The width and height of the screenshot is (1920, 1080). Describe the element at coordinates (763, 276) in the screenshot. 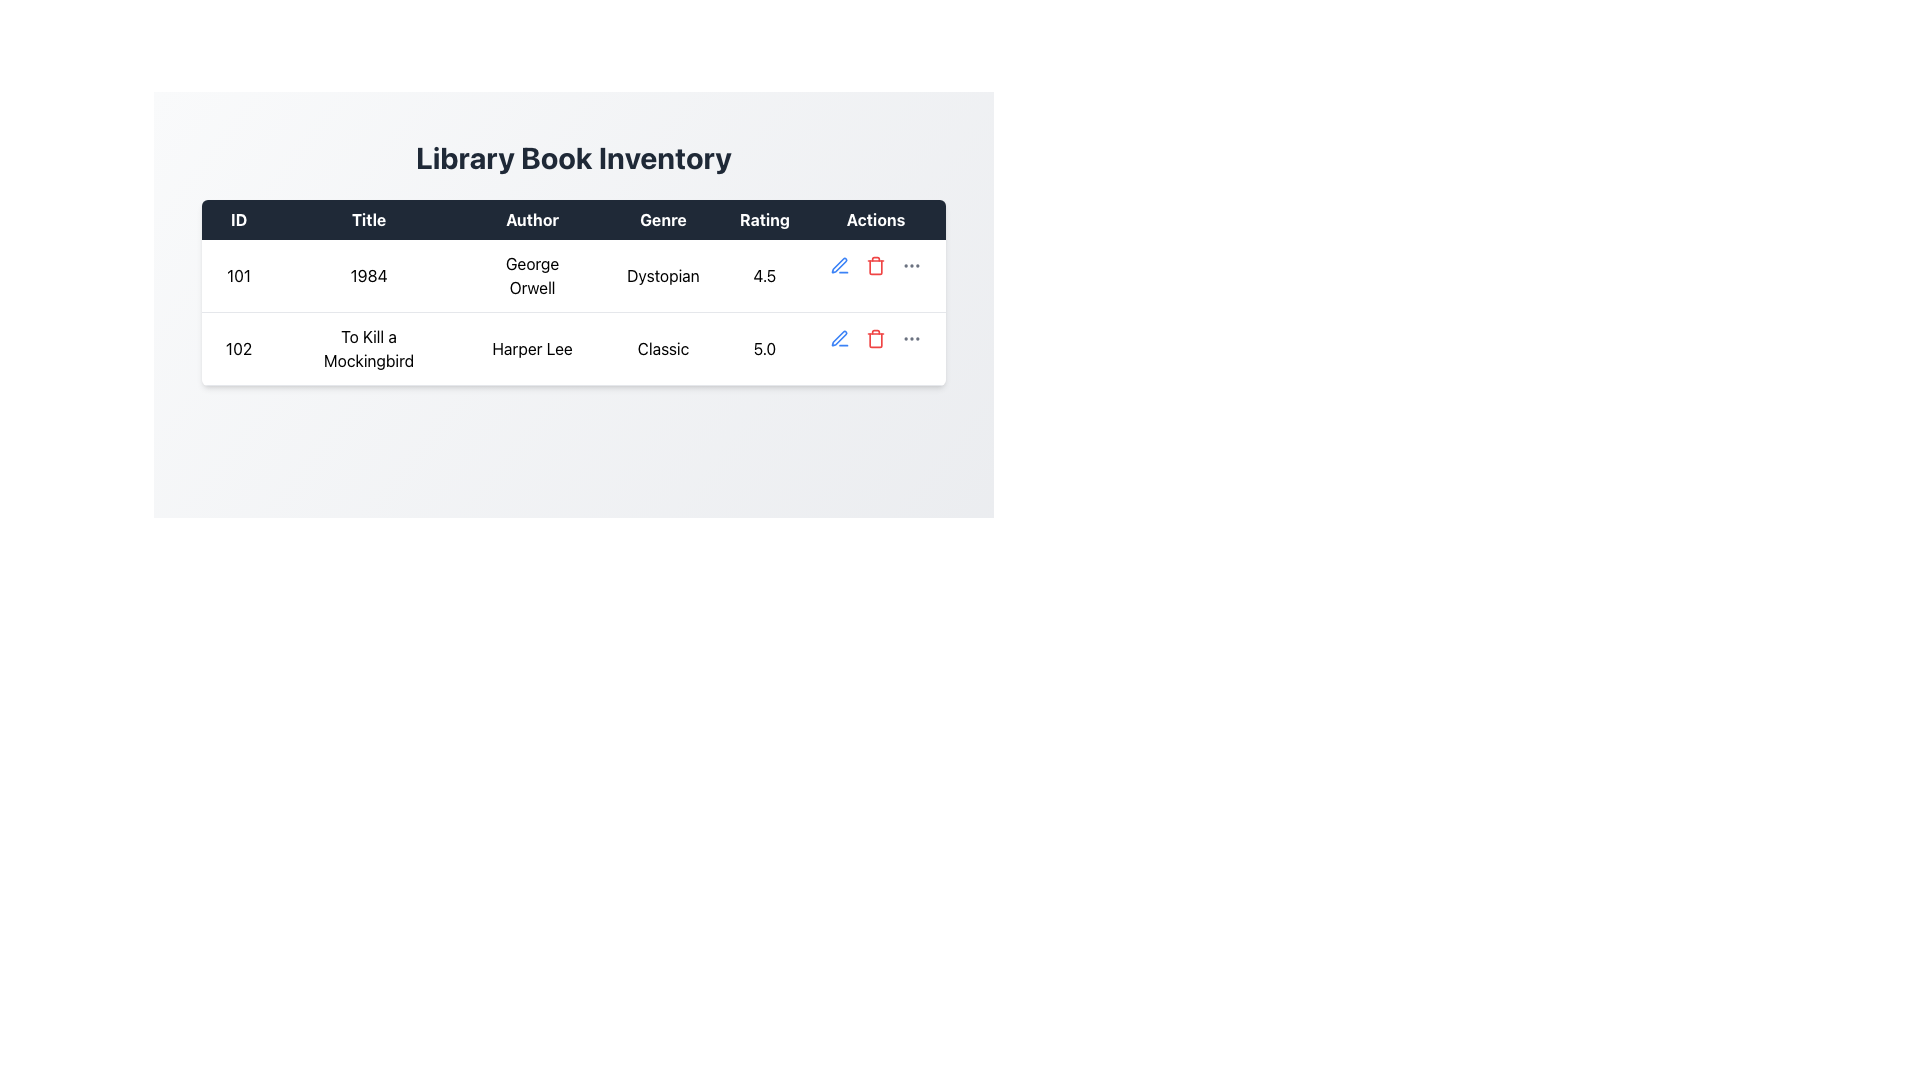

I see `the static text element displaying the rating of the book '1984' in the library inventory system, located in the 'Rating' column of the first row` at that location.